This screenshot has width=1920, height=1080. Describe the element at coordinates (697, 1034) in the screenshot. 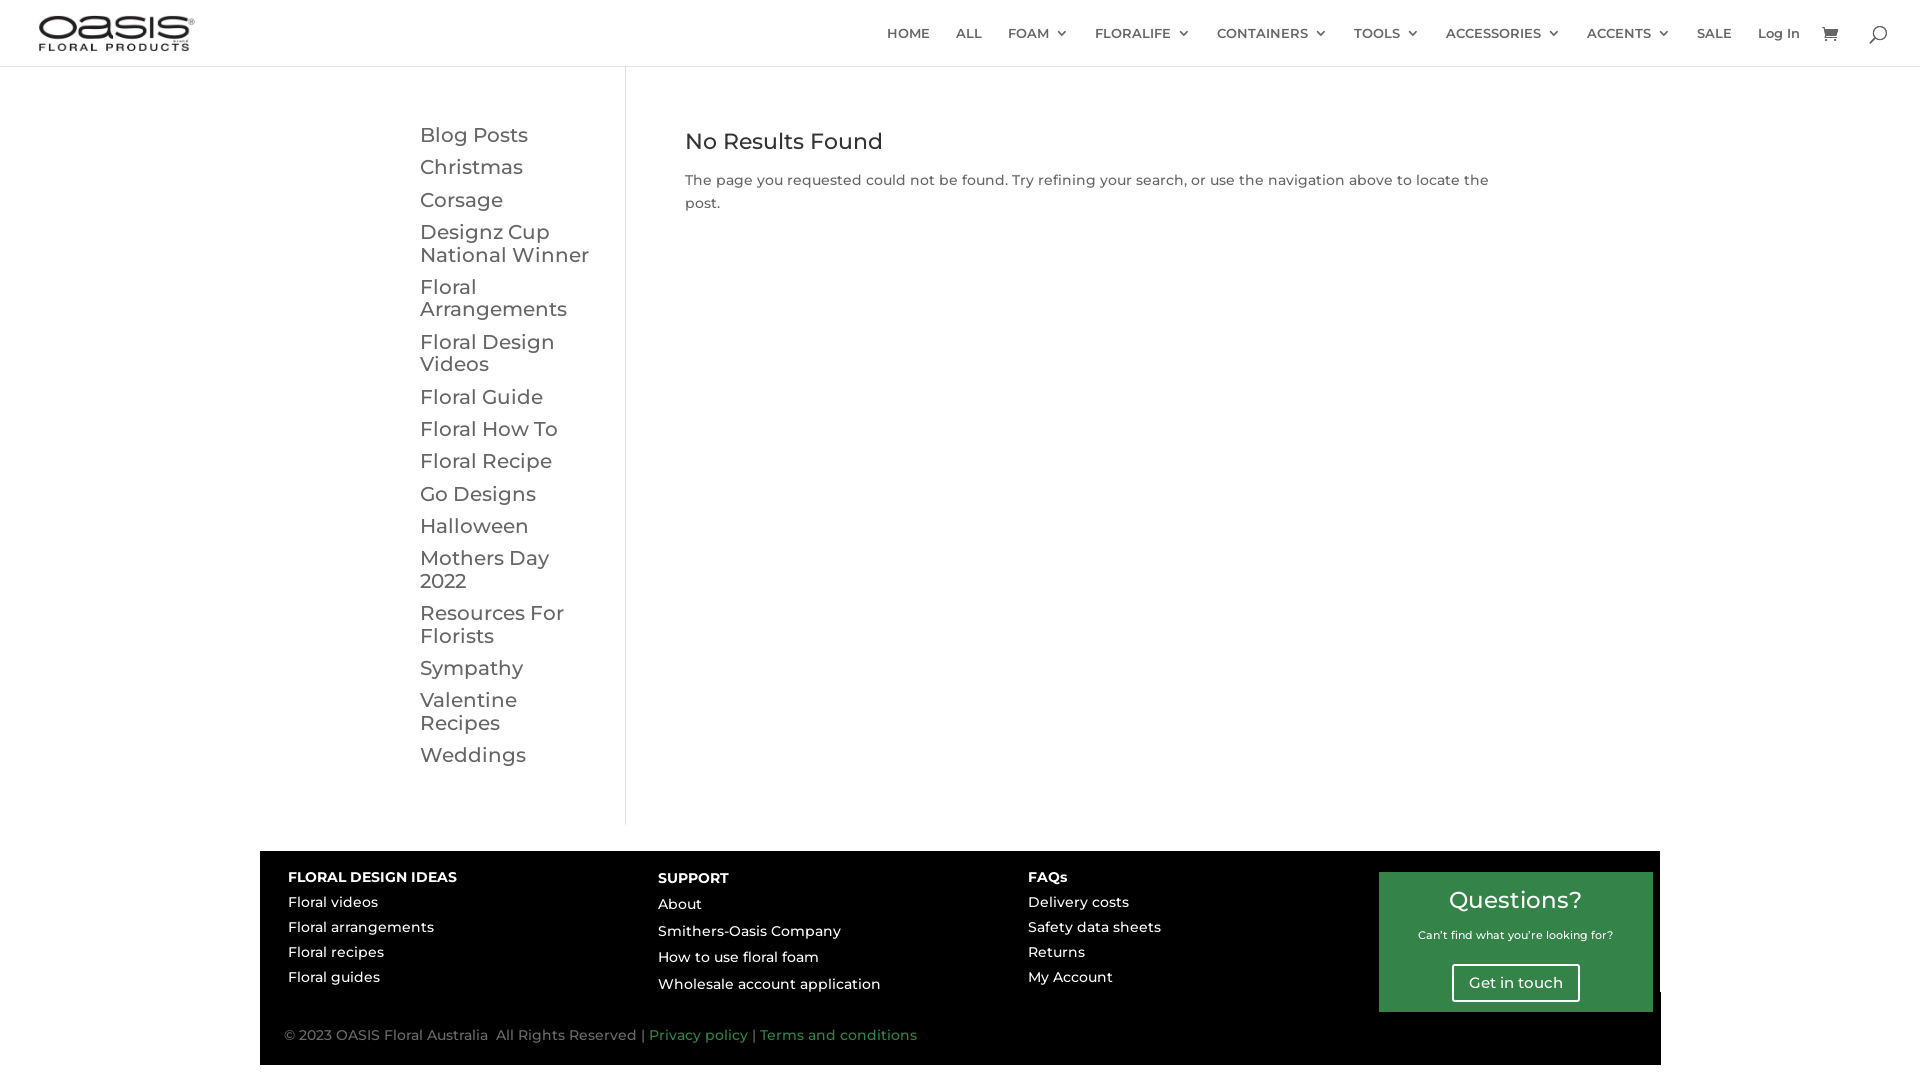

I see `'Privacy policy'` at that location.